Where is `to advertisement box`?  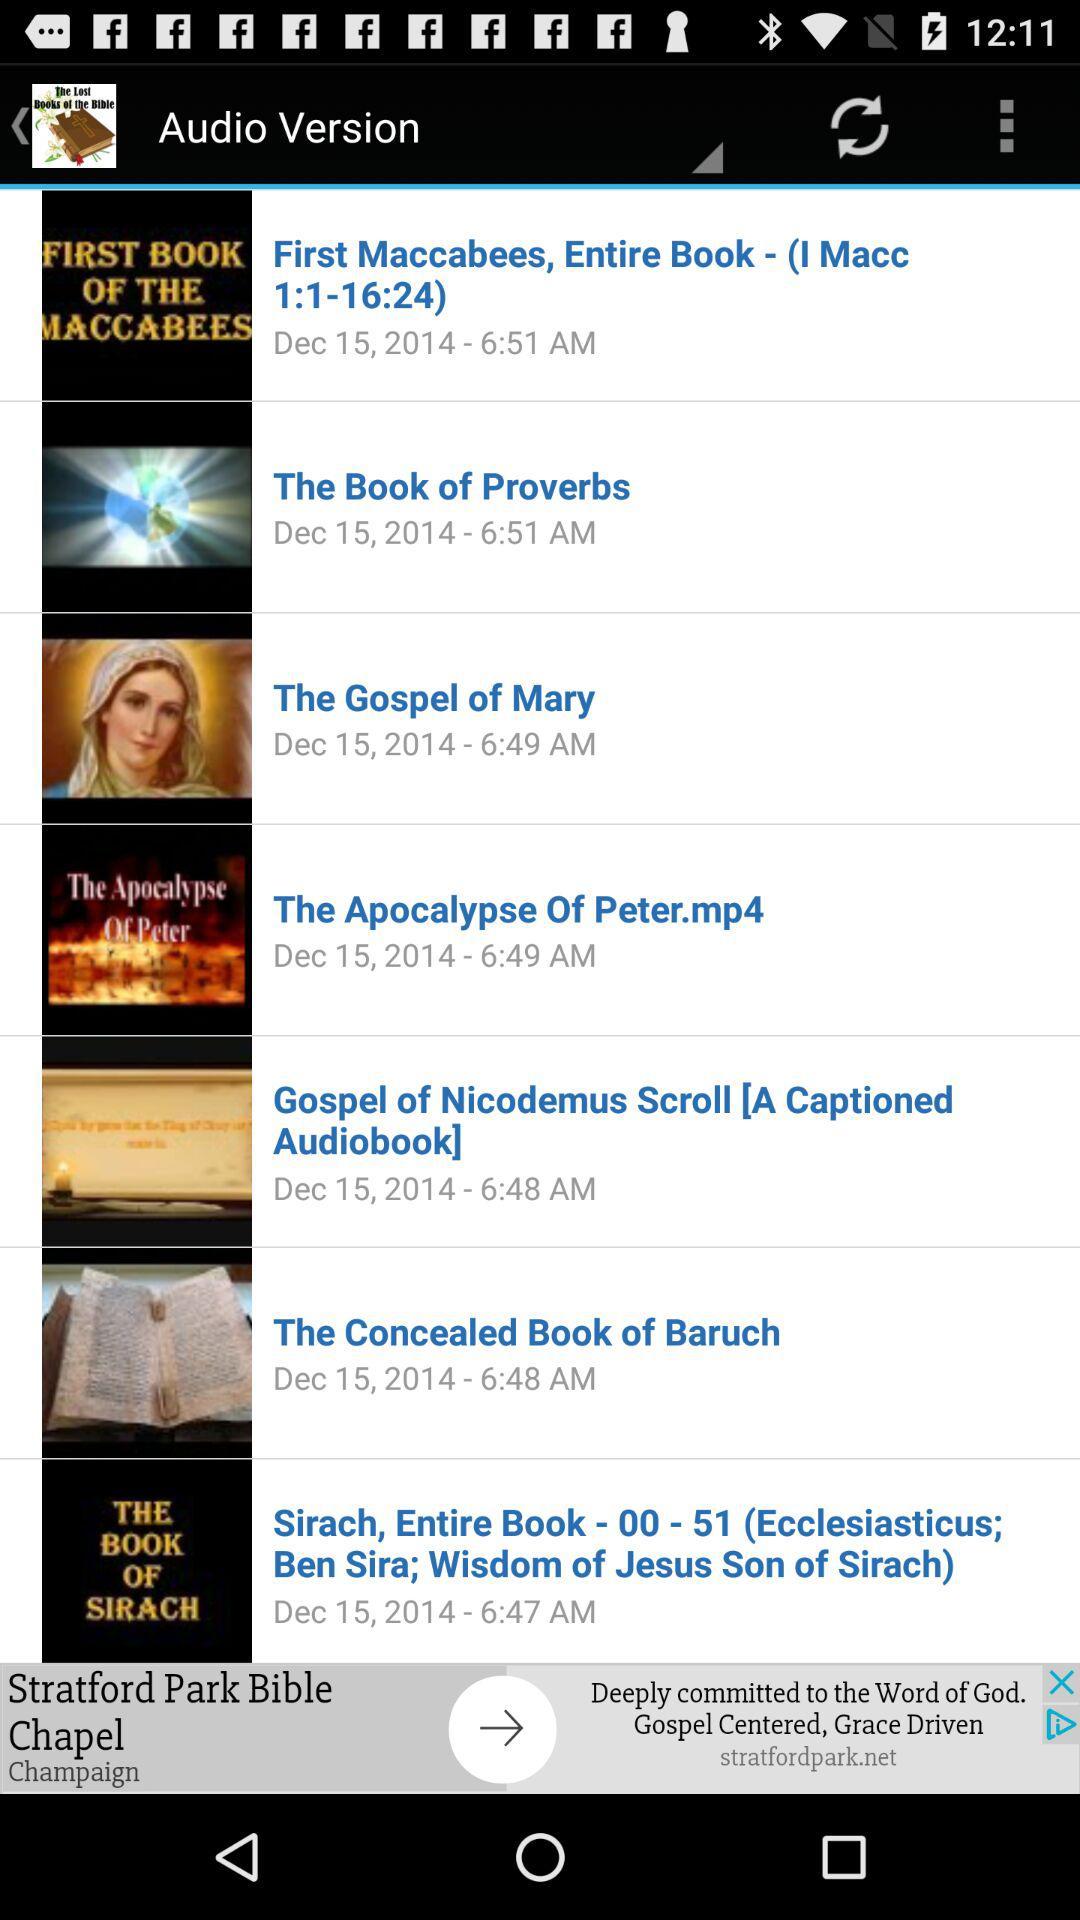
to advertisement box is located at coordinates (540, 1727).